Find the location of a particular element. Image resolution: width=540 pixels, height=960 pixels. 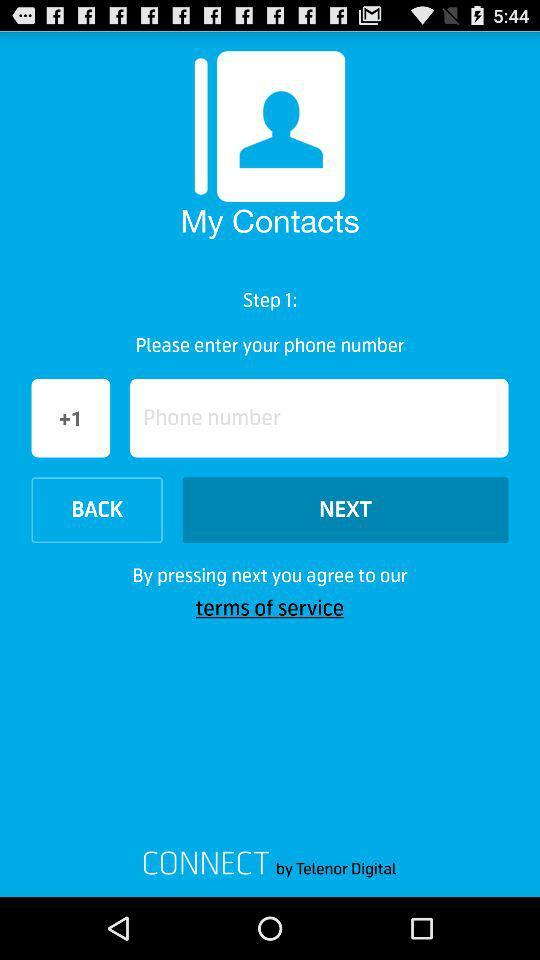

the back icon is located at coordinates (96, 509).